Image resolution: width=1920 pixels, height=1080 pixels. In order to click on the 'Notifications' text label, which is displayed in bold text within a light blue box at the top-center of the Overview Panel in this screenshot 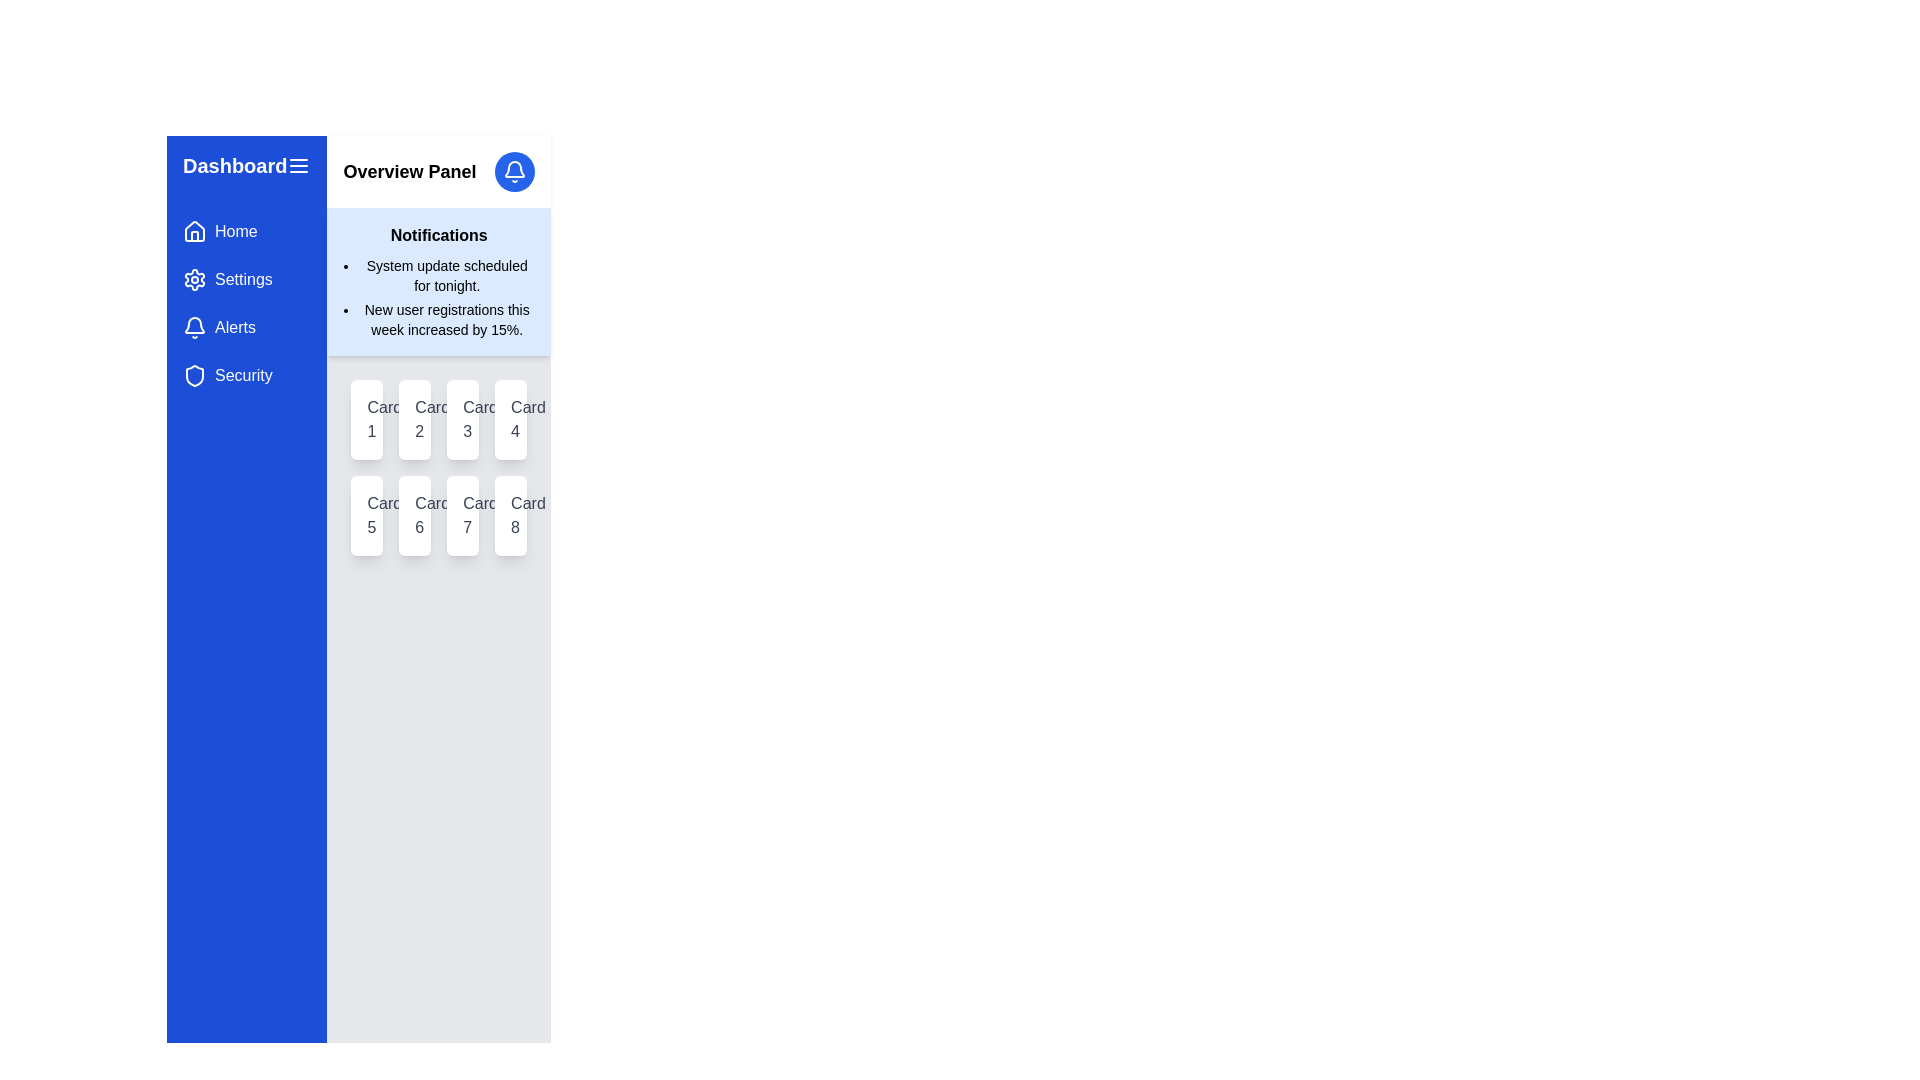, I will do `click(438, 234)`.